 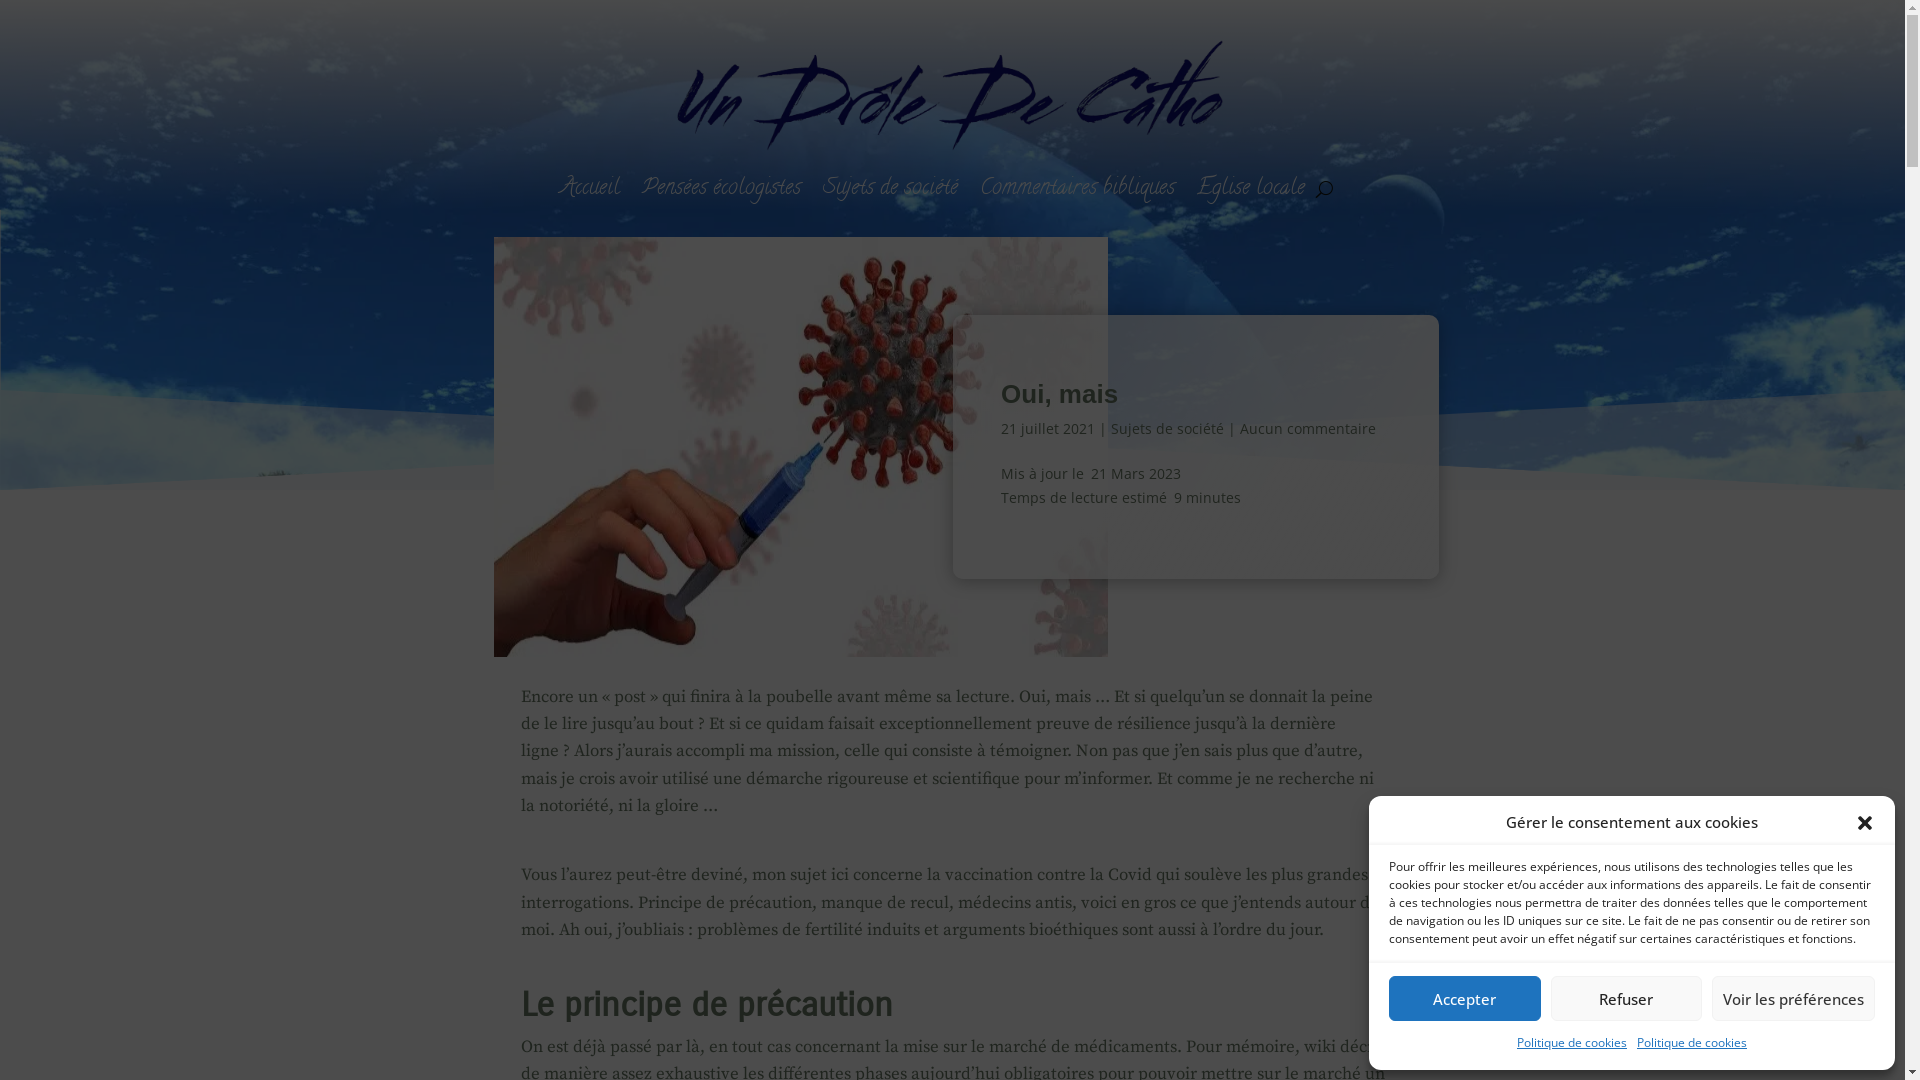 I want to click on 'Commentaires bibliques', so click(x=1076, y=189).